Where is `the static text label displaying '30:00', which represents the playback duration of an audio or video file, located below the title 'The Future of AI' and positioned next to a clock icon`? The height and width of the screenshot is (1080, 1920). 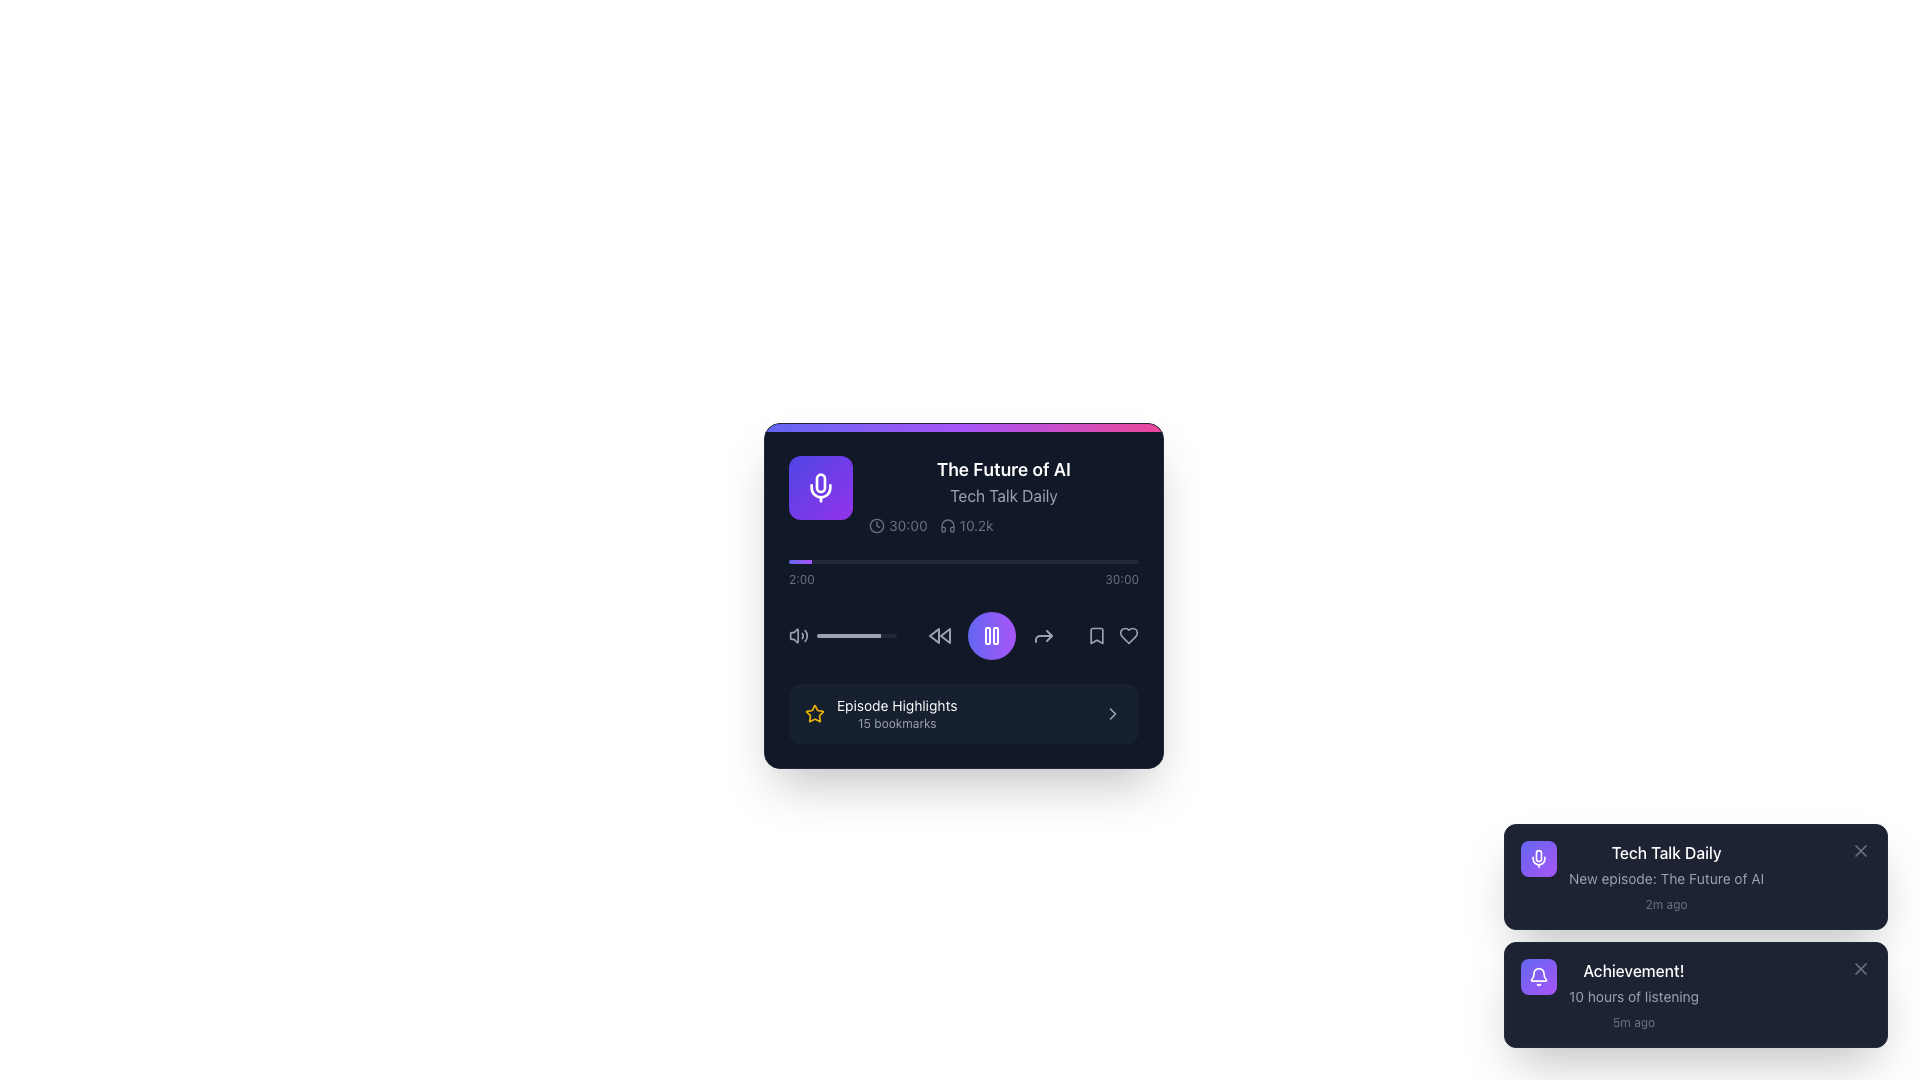 the static text label displaying '30:00', which represents the playback duration of an audio or video file, located below the title 'The Future of AI' and positioned next to a clock icon is located at coordinates (897, 524).